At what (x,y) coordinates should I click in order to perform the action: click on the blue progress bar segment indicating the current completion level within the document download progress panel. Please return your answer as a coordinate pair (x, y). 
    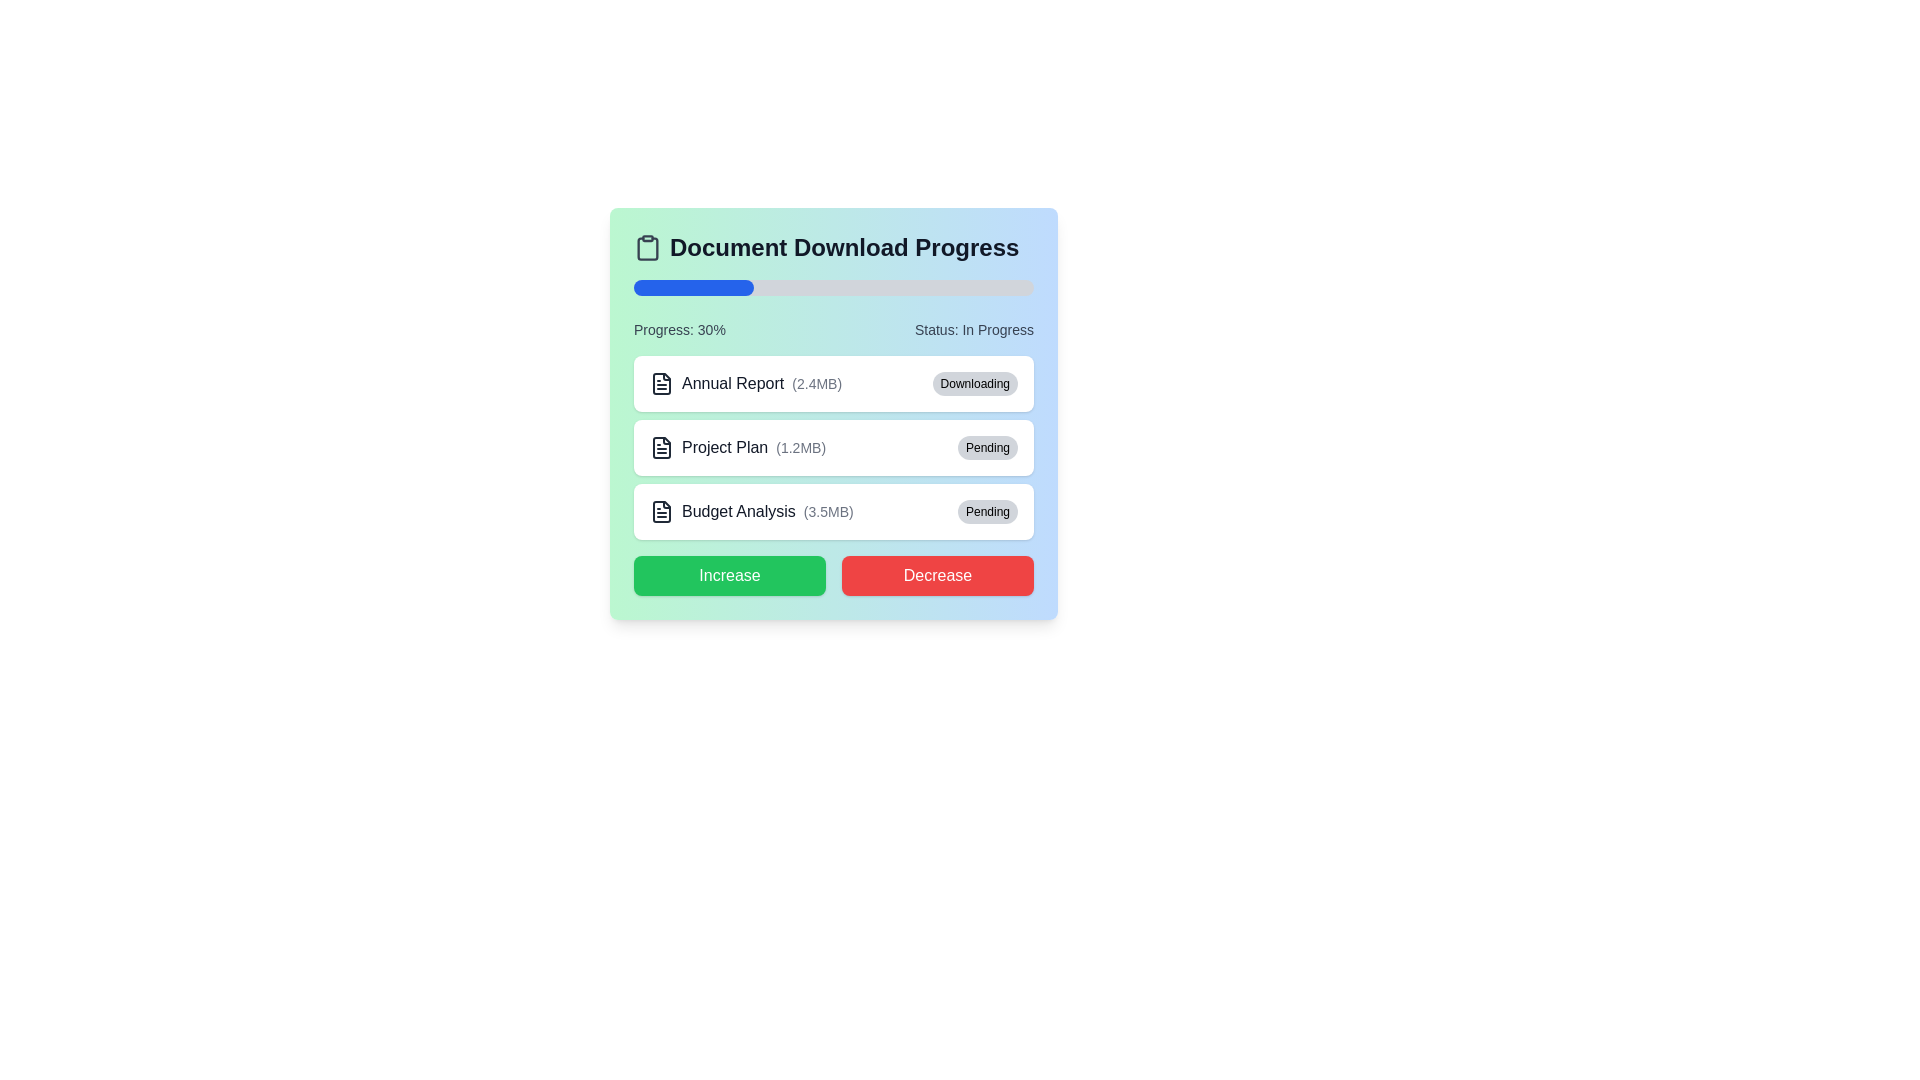
    Looking at the image, I should click on (694, 288).